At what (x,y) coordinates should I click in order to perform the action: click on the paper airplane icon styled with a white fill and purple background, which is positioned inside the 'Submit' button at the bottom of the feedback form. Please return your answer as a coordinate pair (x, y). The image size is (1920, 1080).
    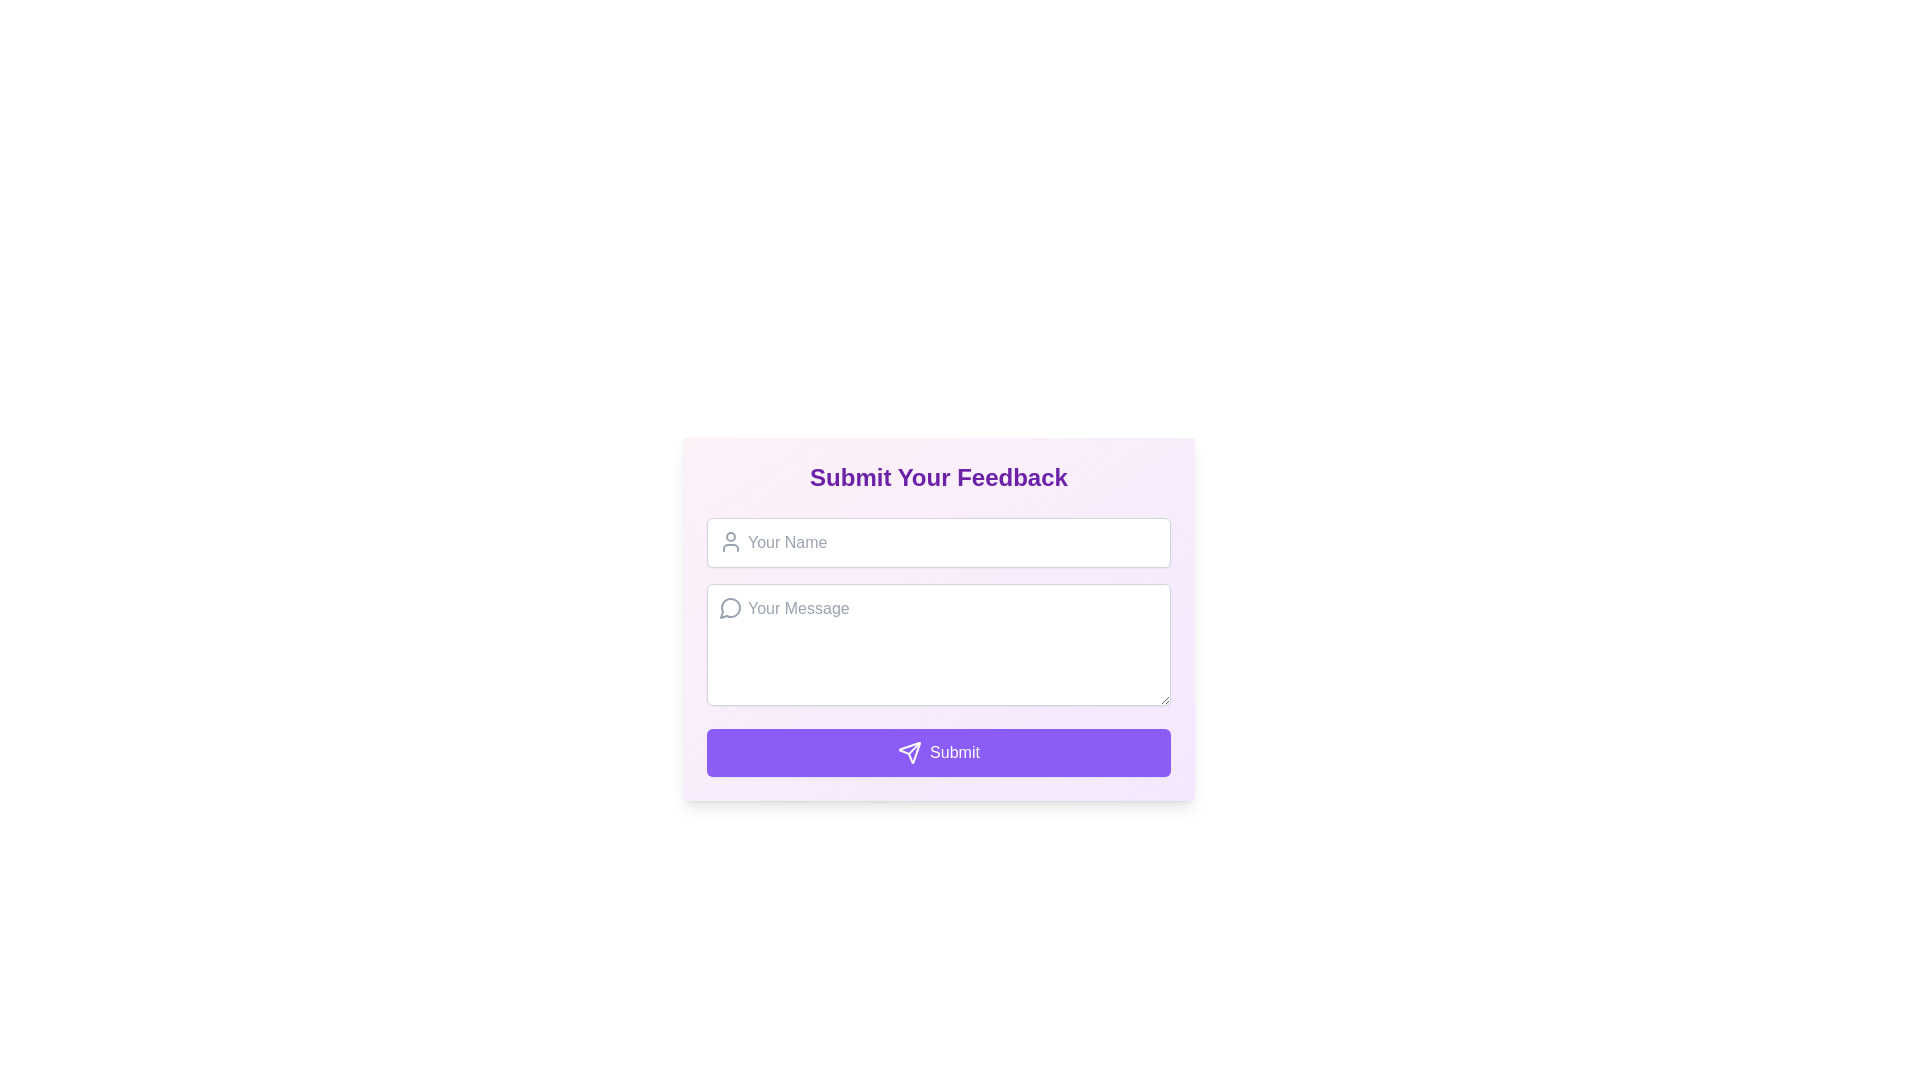
    Looking at the image, I should click on (909, 752).